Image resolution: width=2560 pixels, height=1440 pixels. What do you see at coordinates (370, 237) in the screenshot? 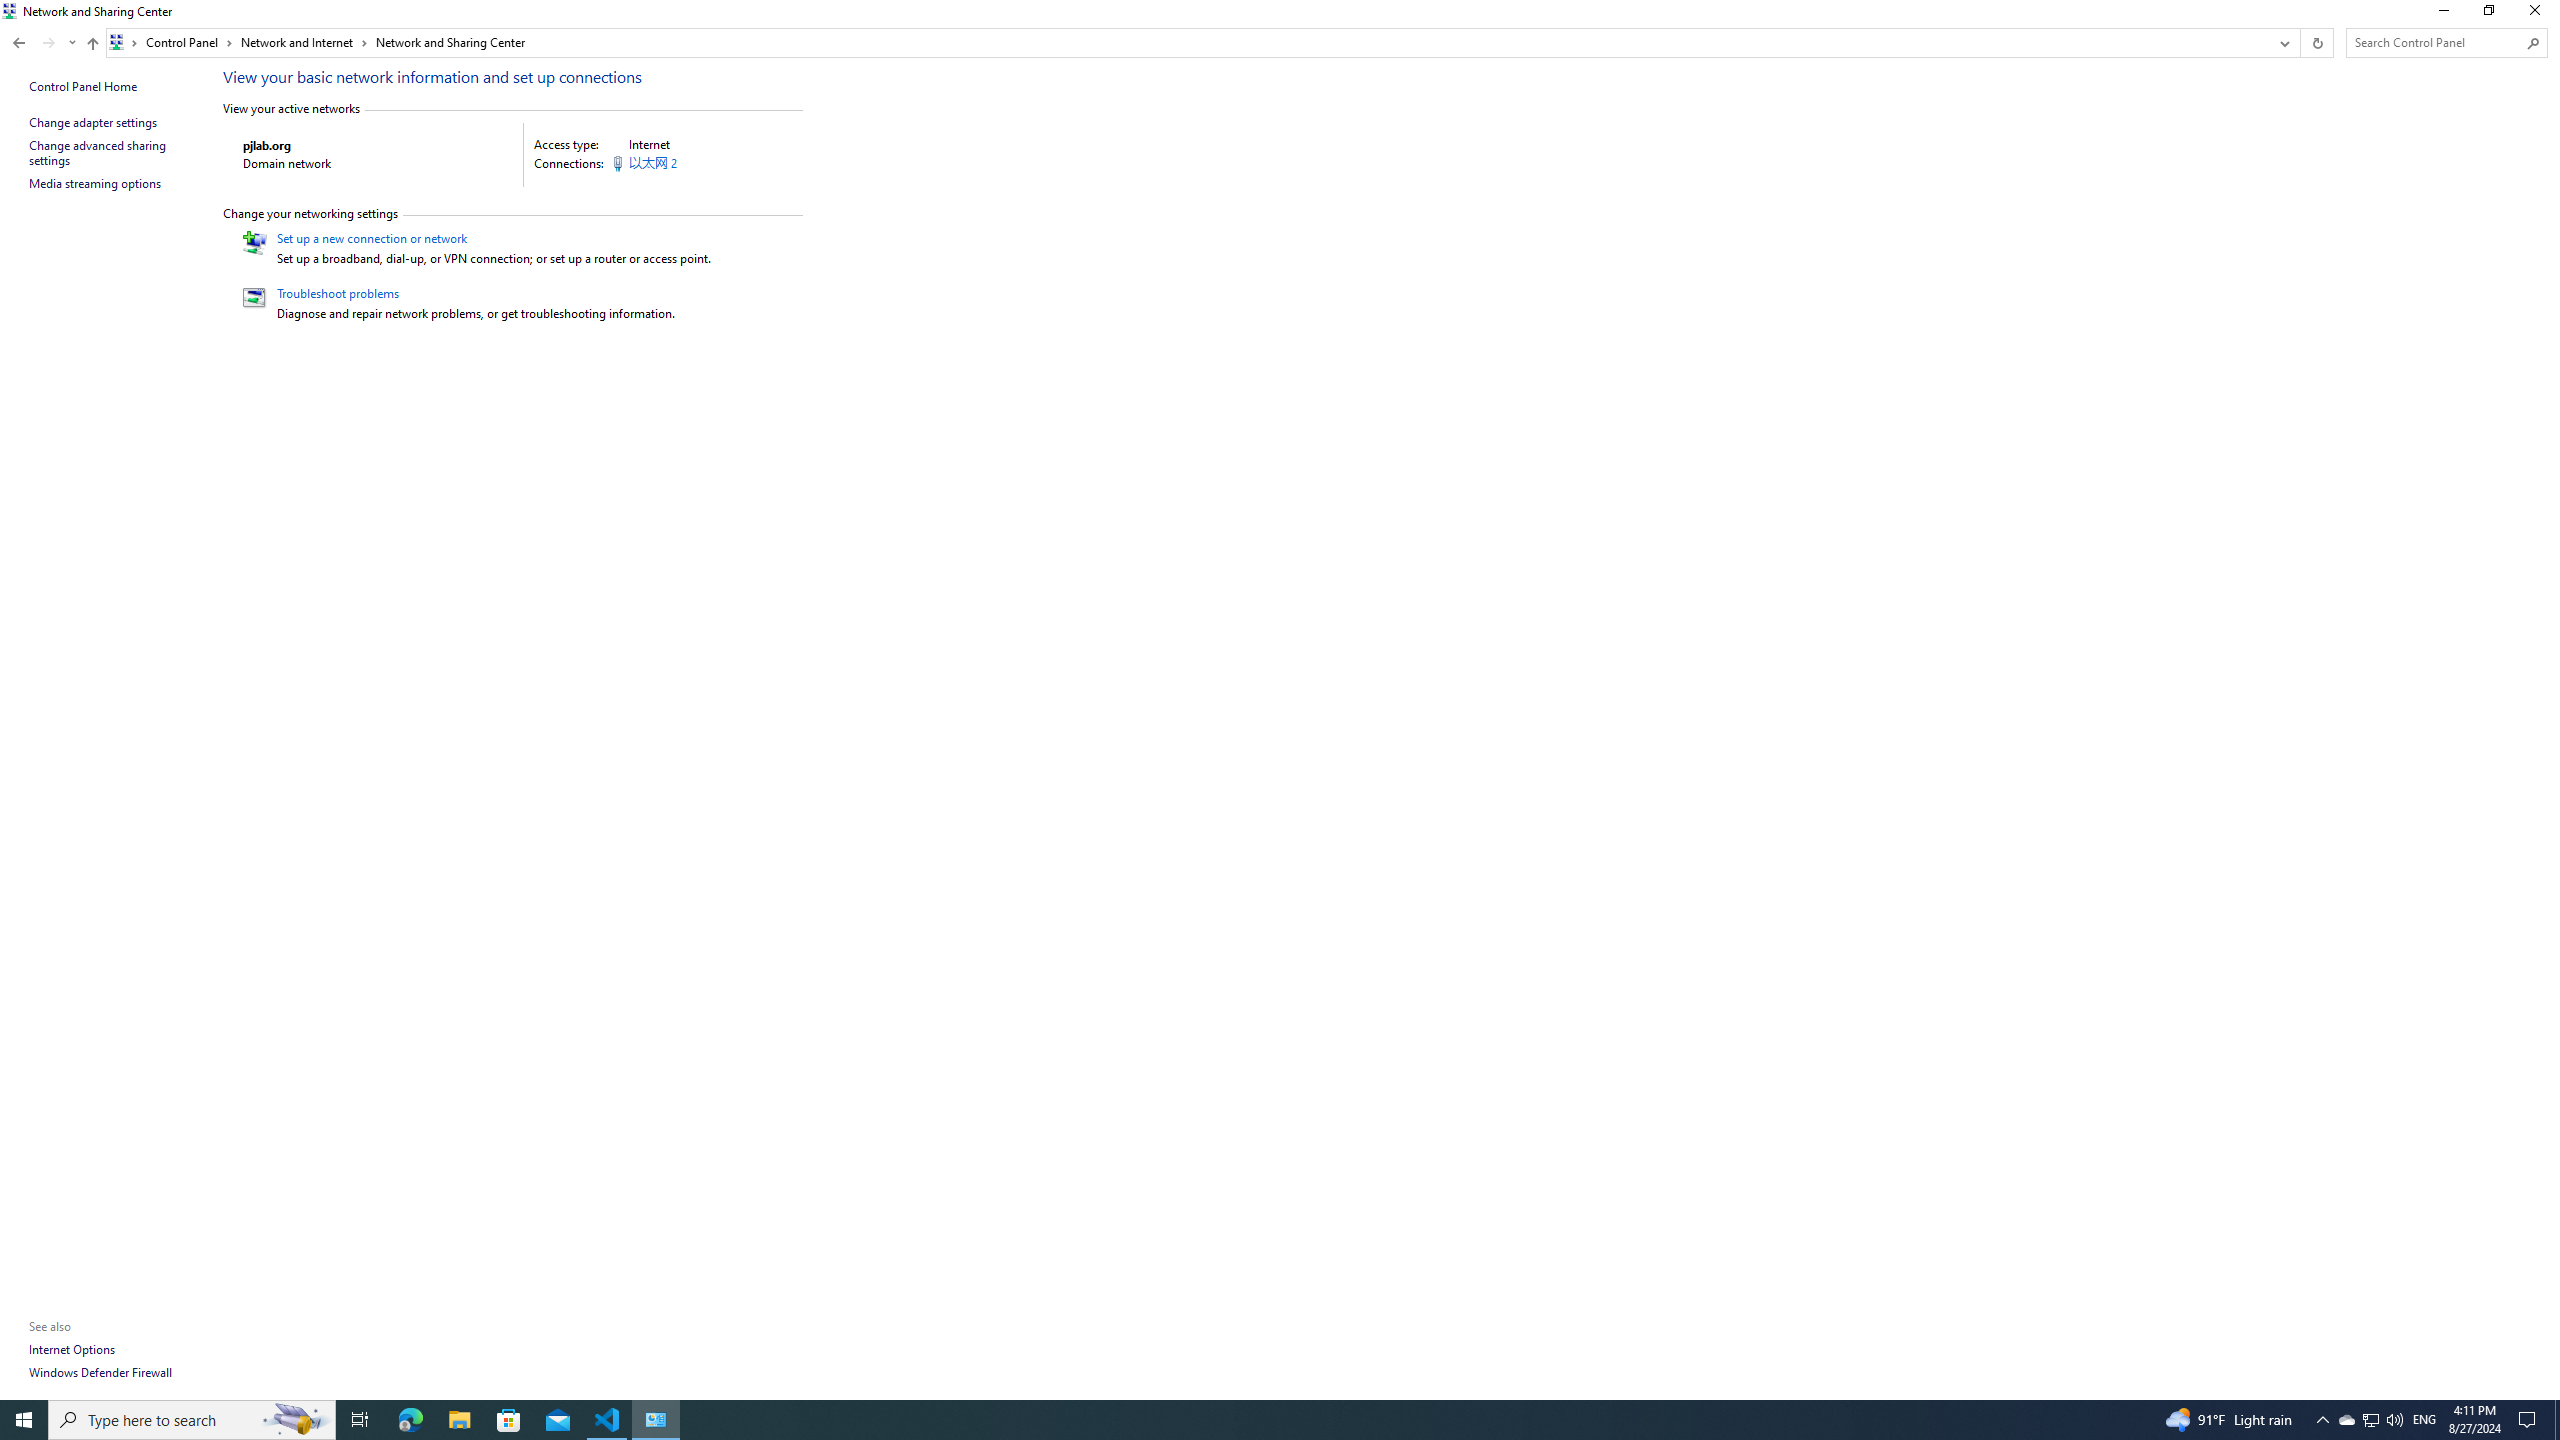
I see `'Set up a new connection or network'` at bounding box center [370, 237].